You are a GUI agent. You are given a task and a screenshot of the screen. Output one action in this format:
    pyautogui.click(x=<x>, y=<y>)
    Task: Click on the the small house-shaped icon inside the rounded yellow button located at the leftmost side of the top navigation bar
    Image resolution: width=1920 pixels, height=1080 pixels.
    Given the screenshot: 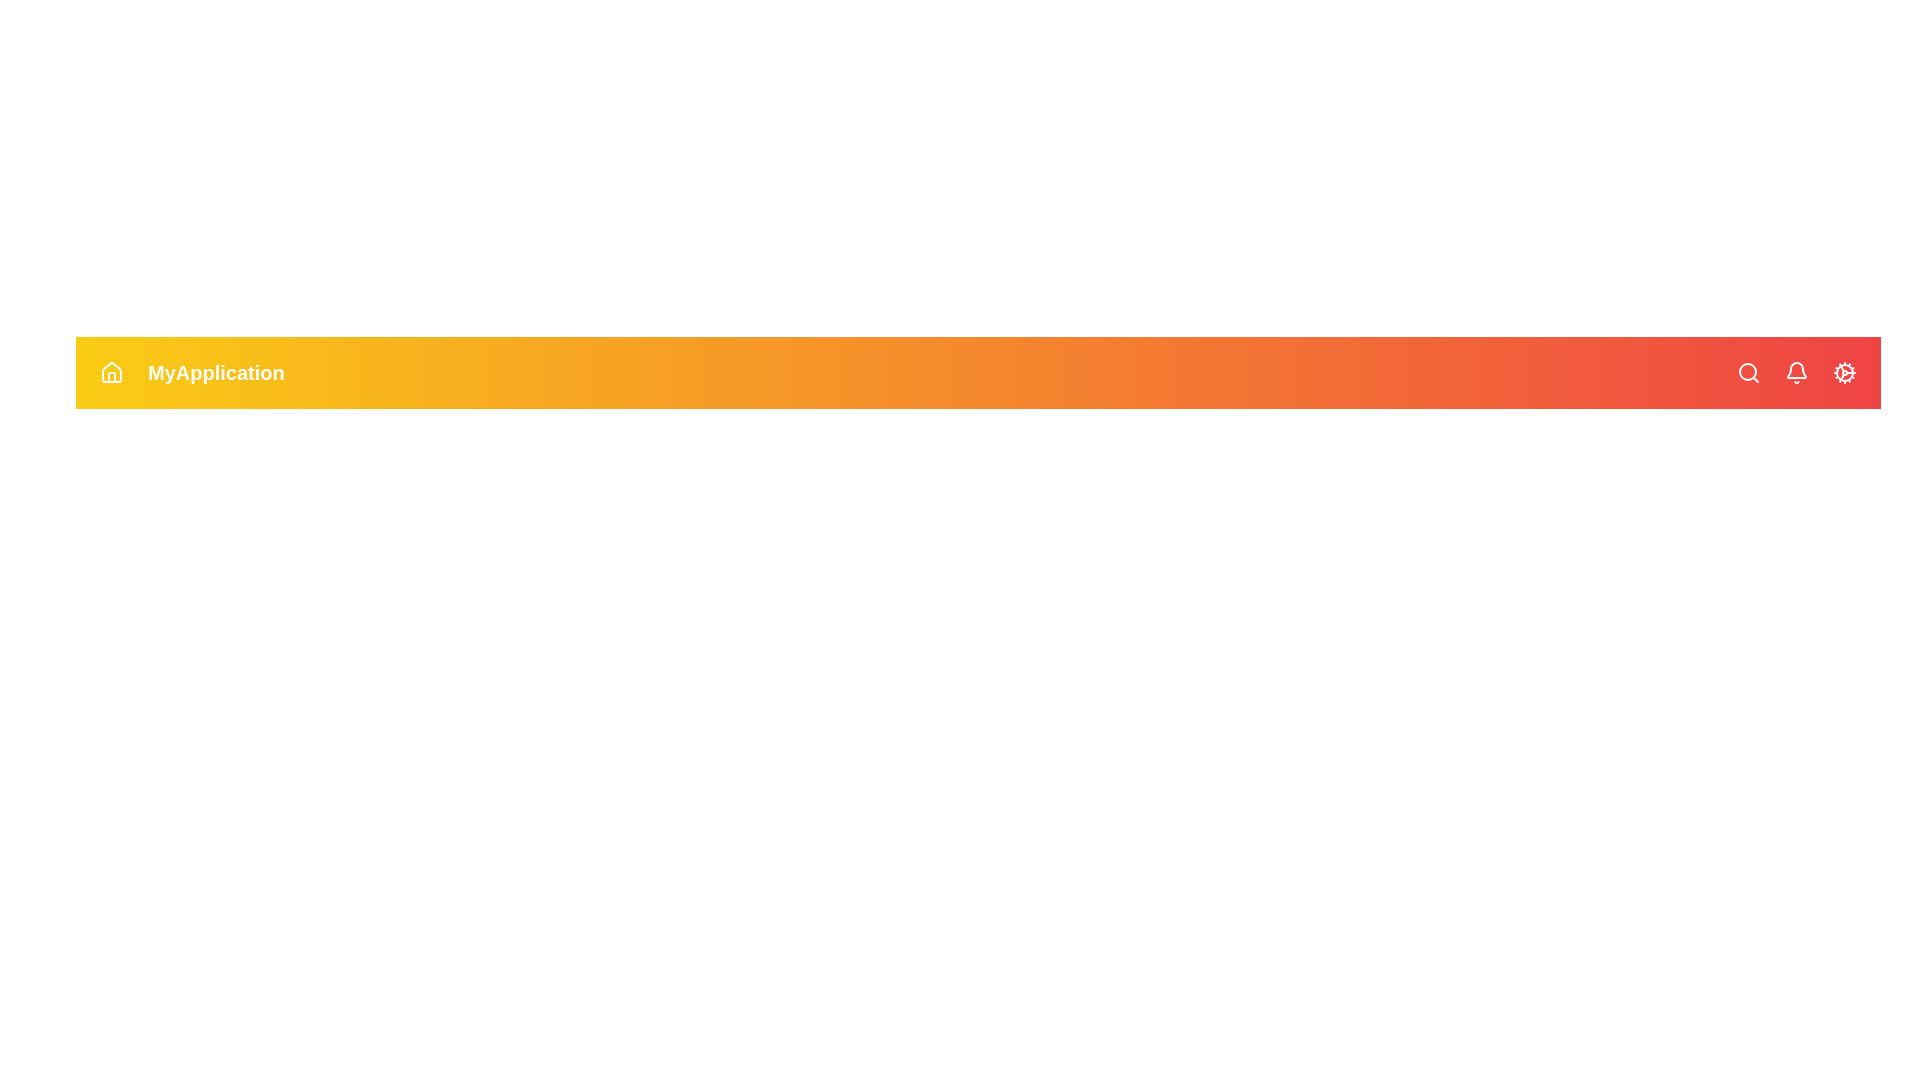 What is the action you would take?
    pyautogui.click(x=110, y=373)
    